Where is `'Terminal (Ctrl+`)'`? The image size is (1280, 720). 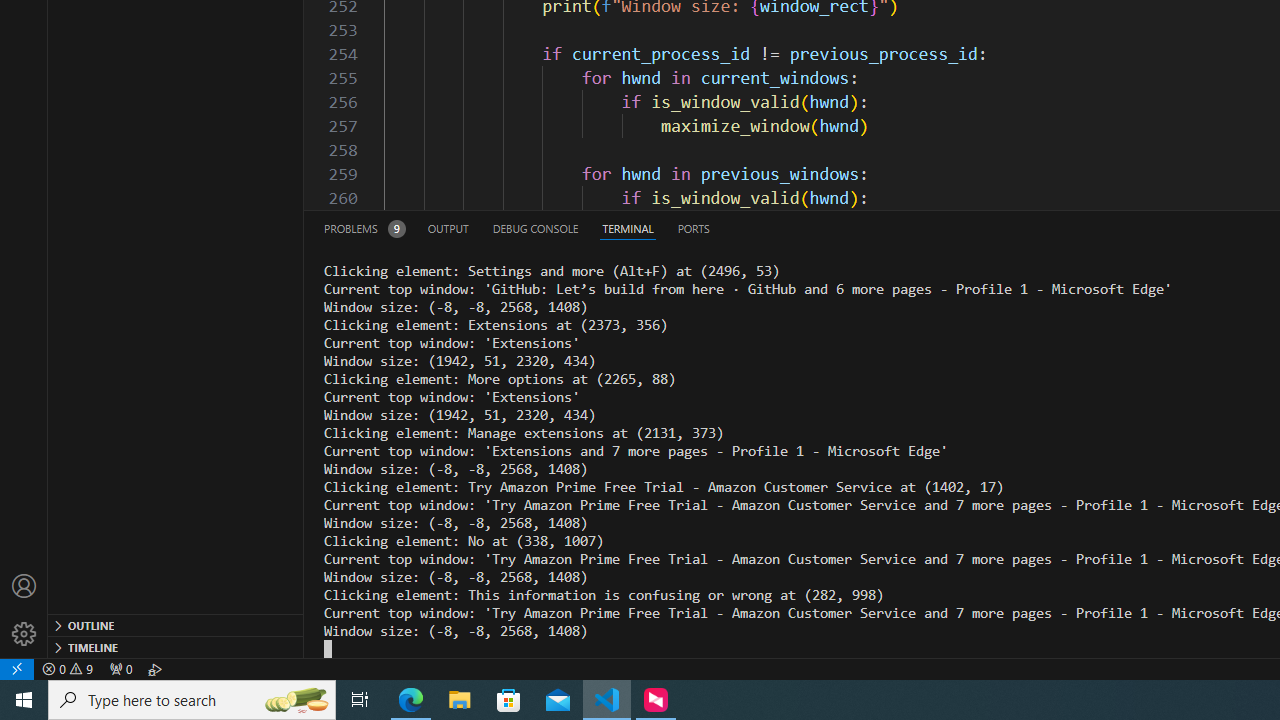 'Terminal (Ctrl+`)' is located at coordinates (626, 227).